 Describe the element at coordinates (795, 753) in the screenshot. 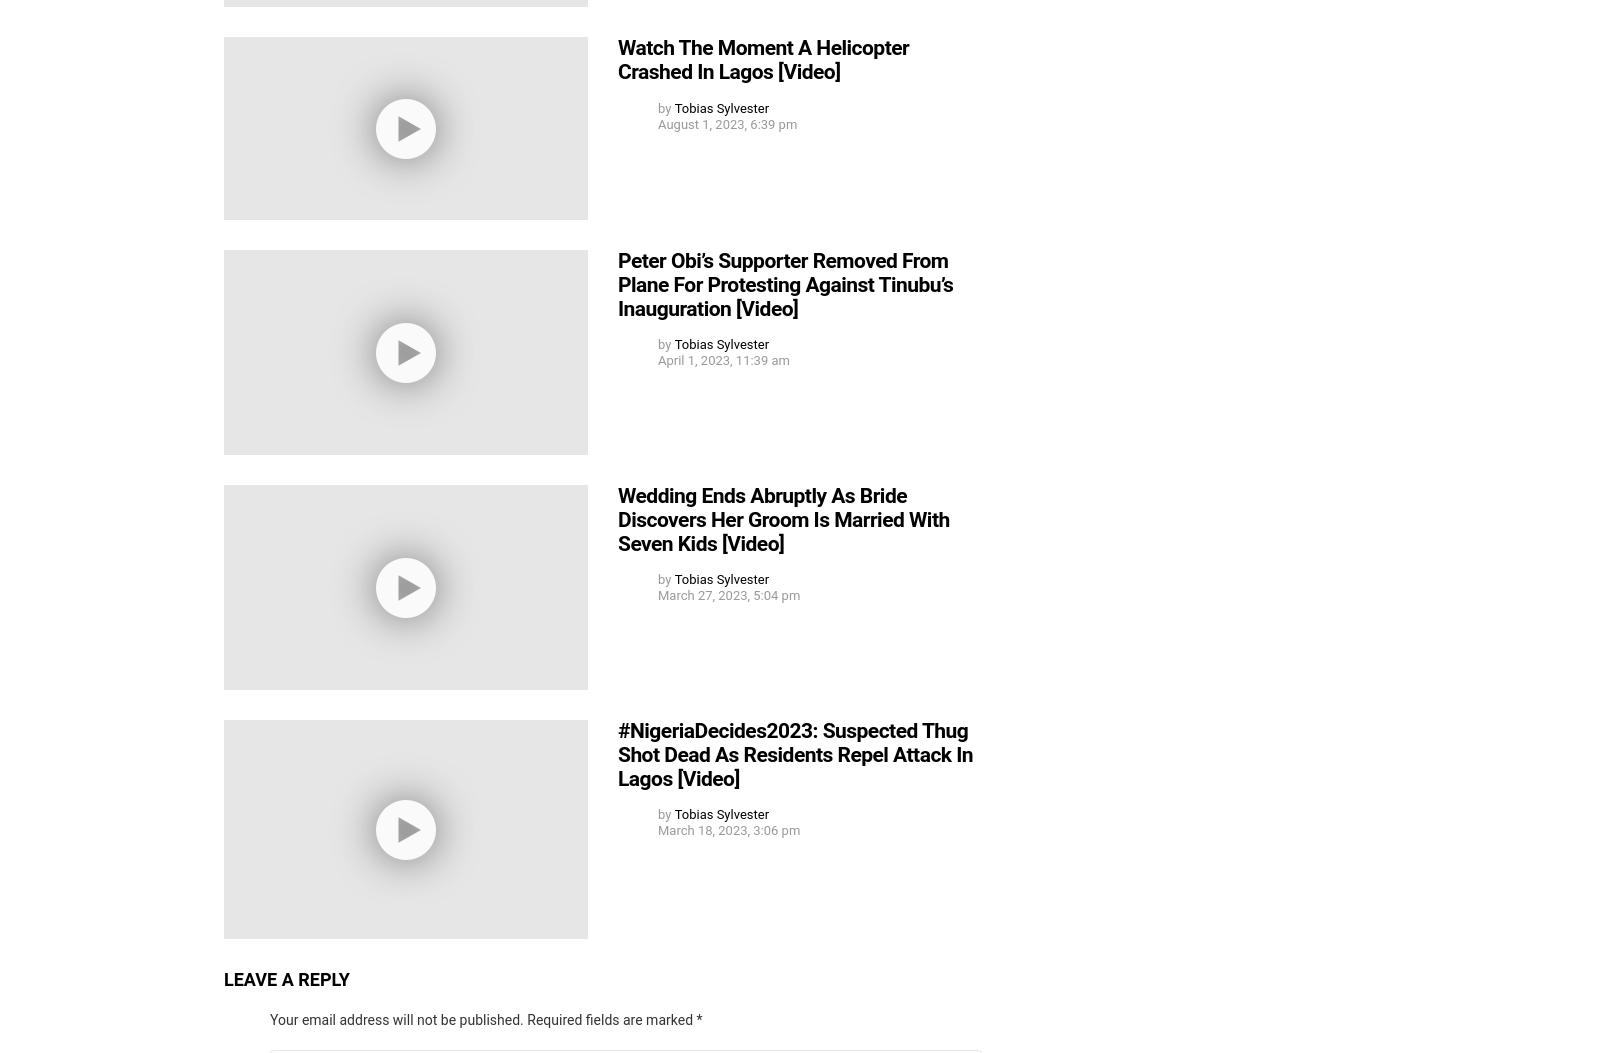

I see `'#NigeriaDecides2023: Suspected Thug Shot Dead As Residents Repel Attack In Lagos [Video]'` at that location.